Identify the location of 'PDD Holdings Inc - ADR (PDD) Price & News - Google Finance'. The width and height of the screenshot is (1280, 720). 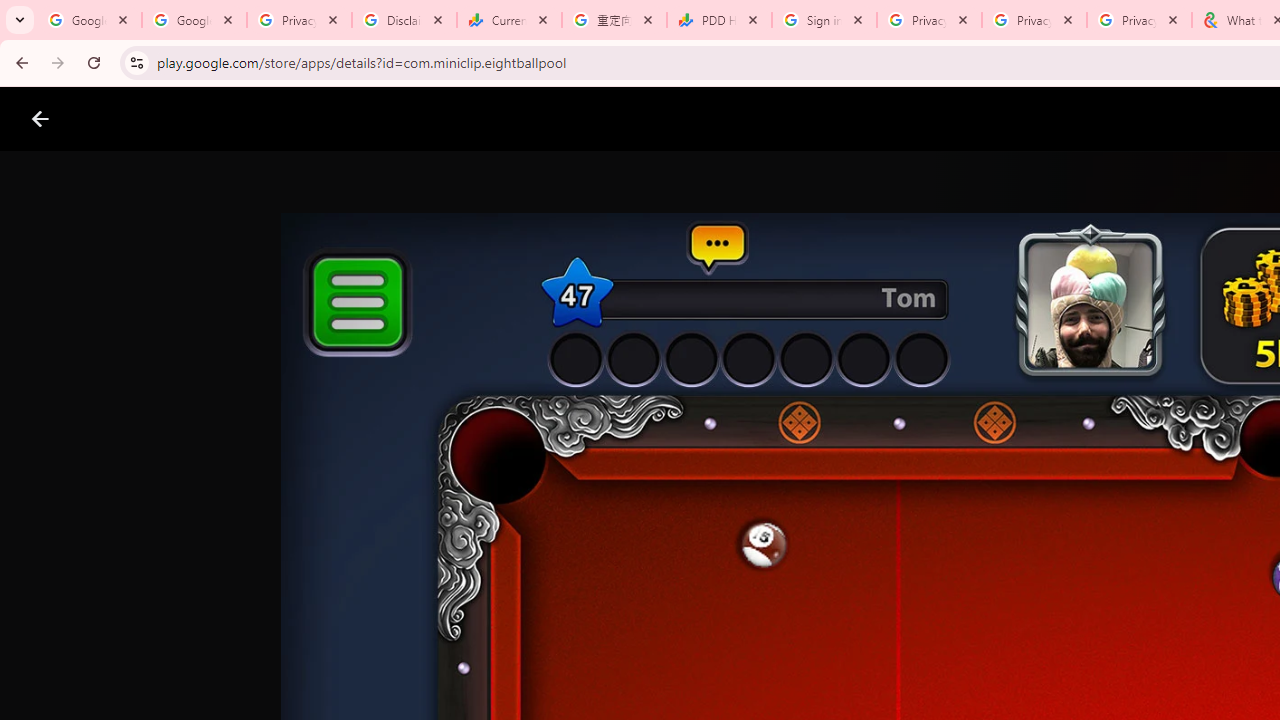
(719, 20).